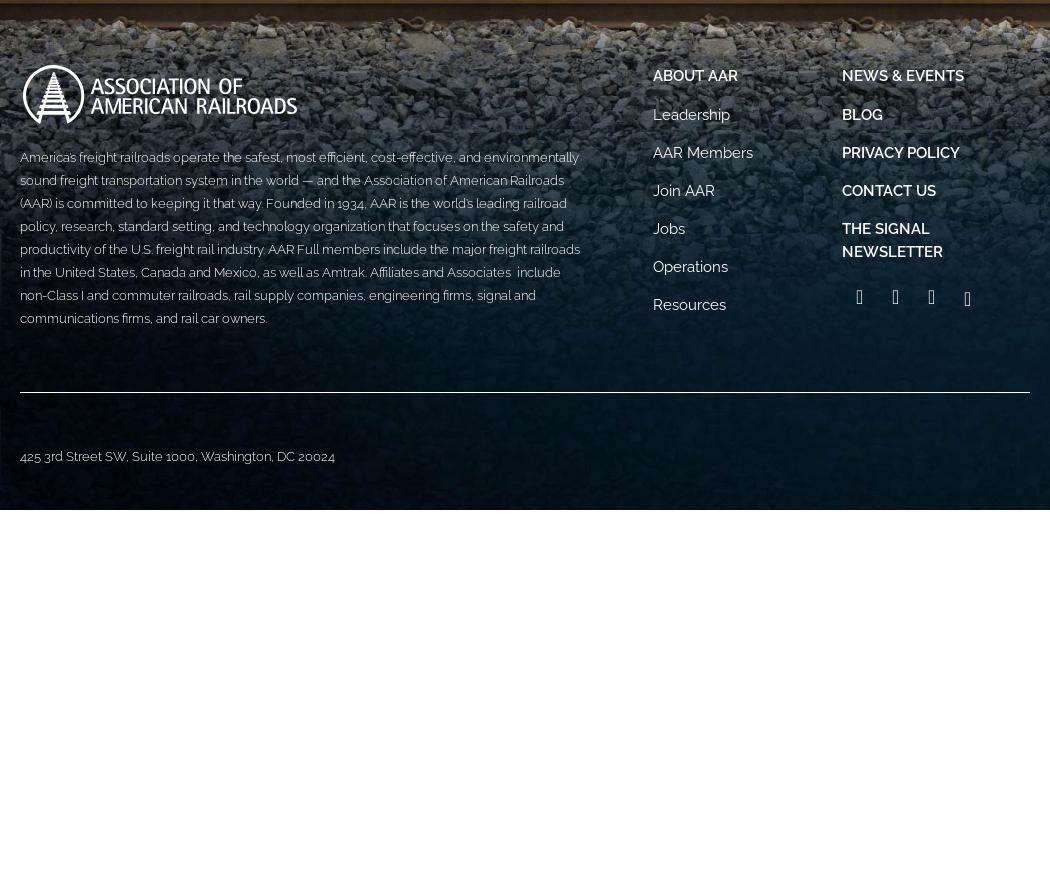 This screenshot has width=1050, height=882. Describe the element at coordinates (651, 76) in the screenshot. I see `'About AAR'` at that location.